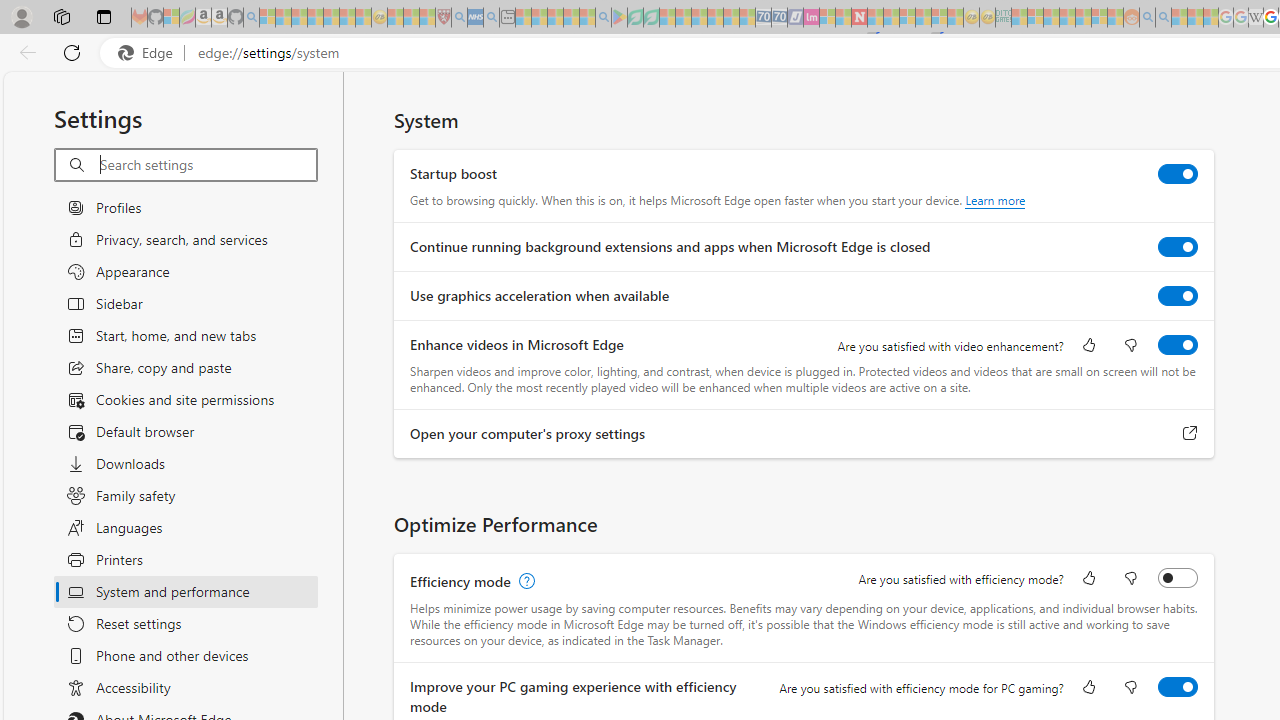  I want to click on 'Target page - Wikipedia - Sleeping', so click(1255, 17).